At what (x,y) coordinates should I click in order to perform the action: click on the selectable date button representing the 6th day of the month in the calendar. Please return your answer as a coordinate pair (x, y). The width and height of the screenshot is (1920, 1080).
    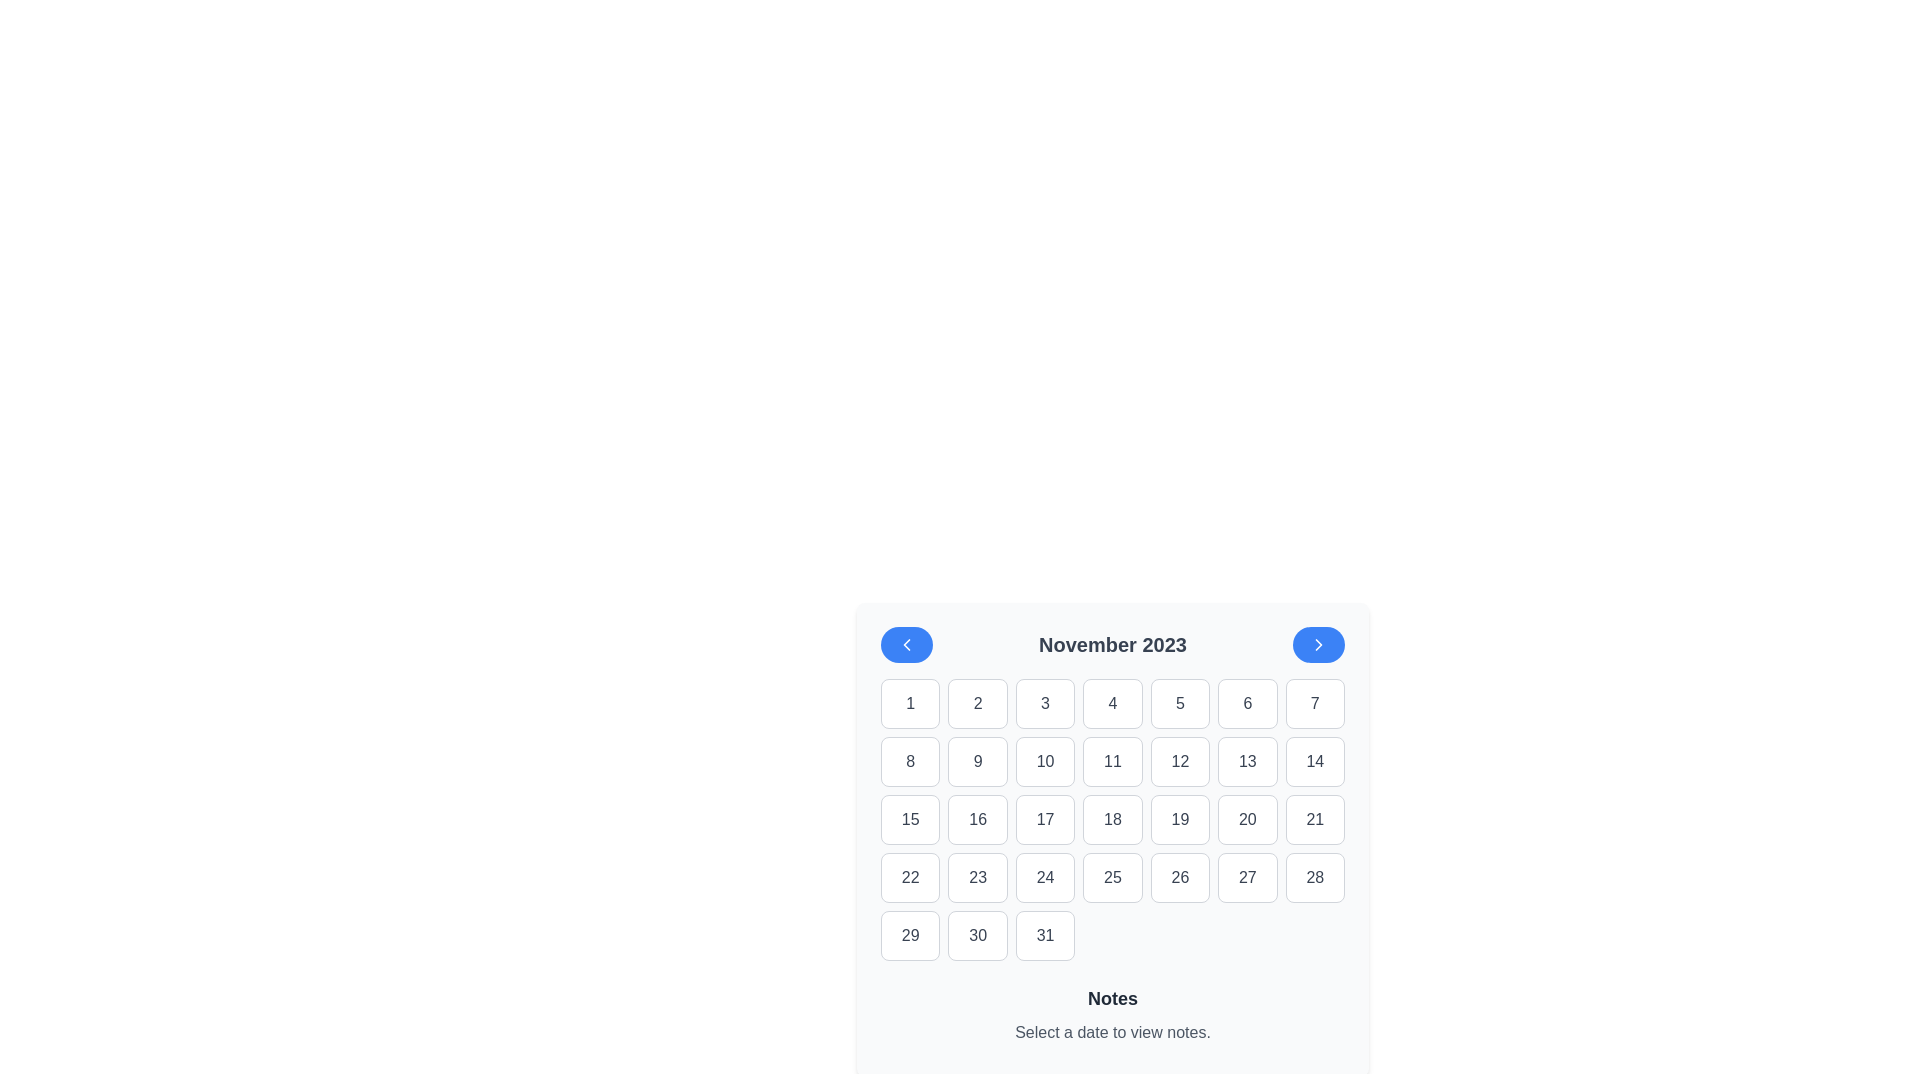
    Looking at the image, I should click on (1246, 703).